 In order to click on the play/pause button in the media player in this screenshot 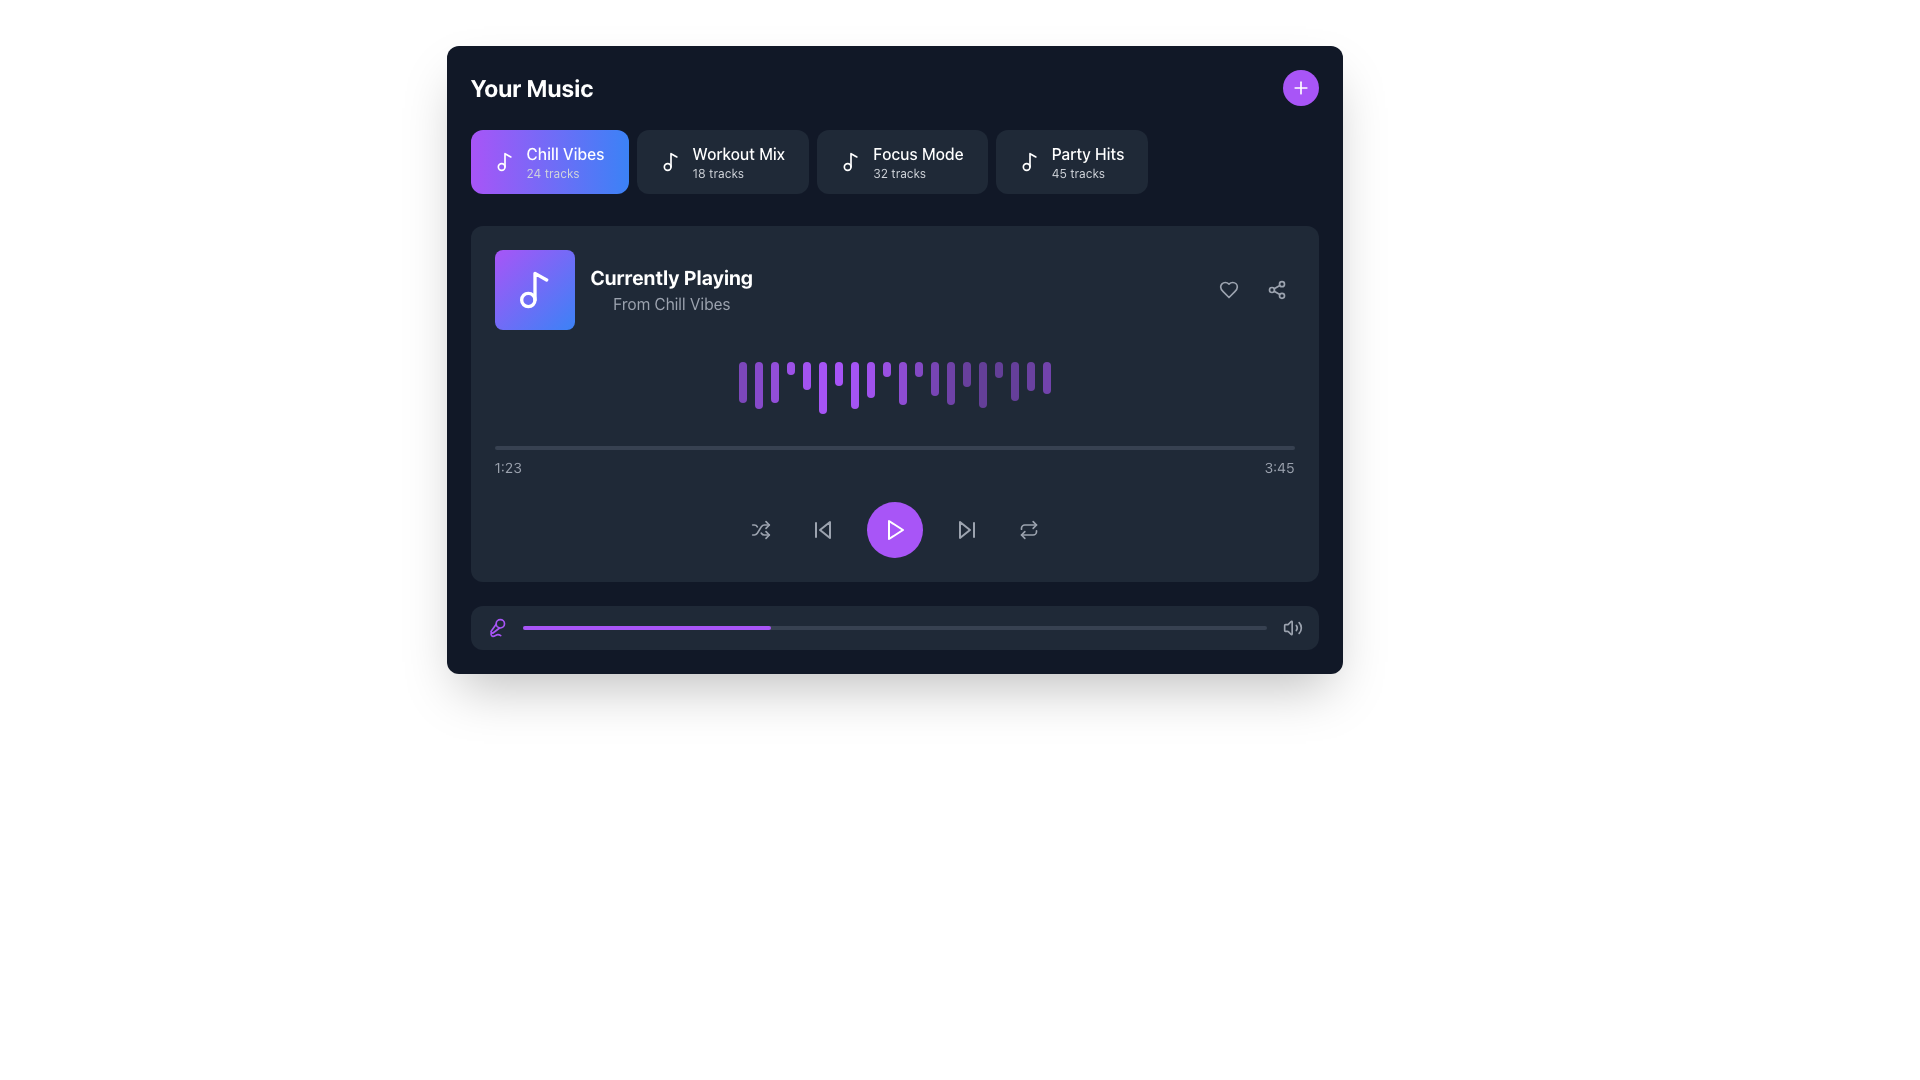, I will do `click(893, 529)`.